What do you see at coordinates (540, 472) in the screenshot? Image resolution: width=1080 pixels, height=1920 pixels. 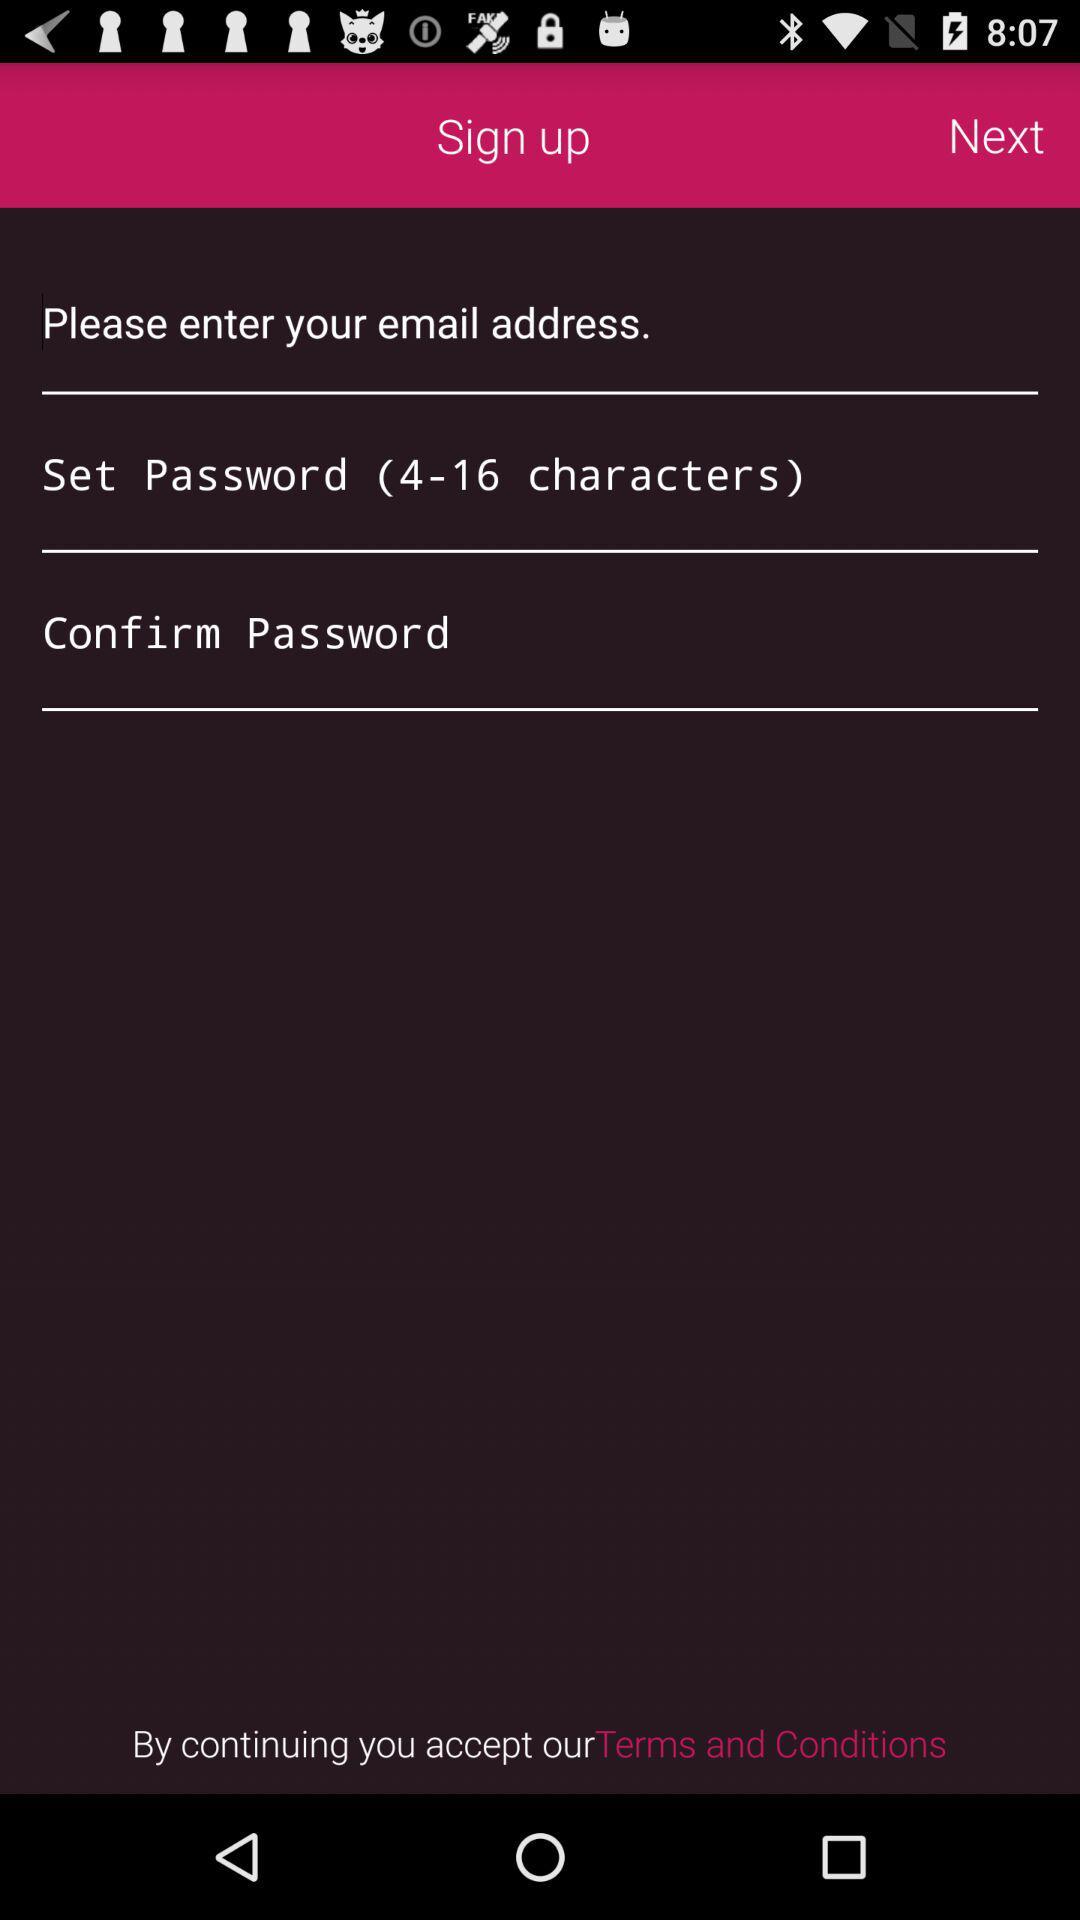 I see `password` at bounding box center [540, 472].